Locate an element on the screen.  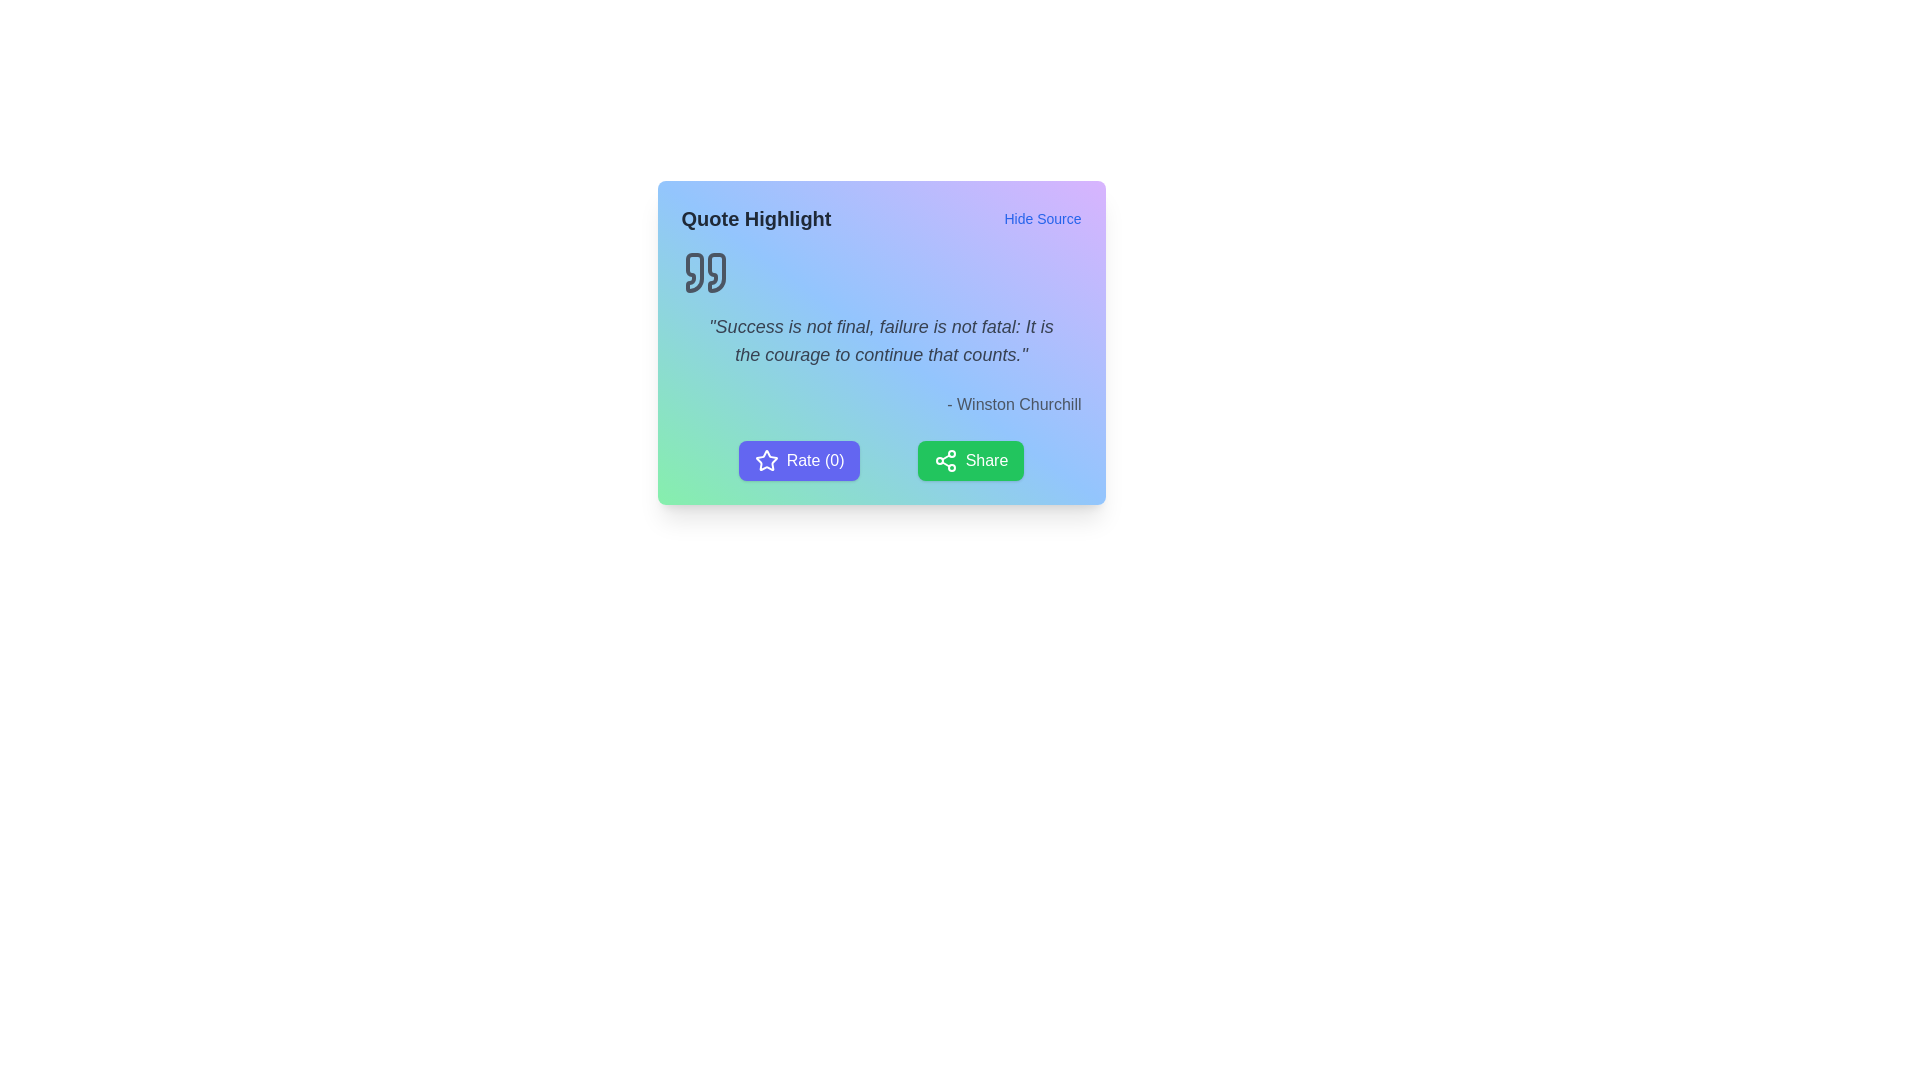
the light gray rounded double quotation mark icon located at the top-left corner of the quote display card is located at coordinates (705, 273).